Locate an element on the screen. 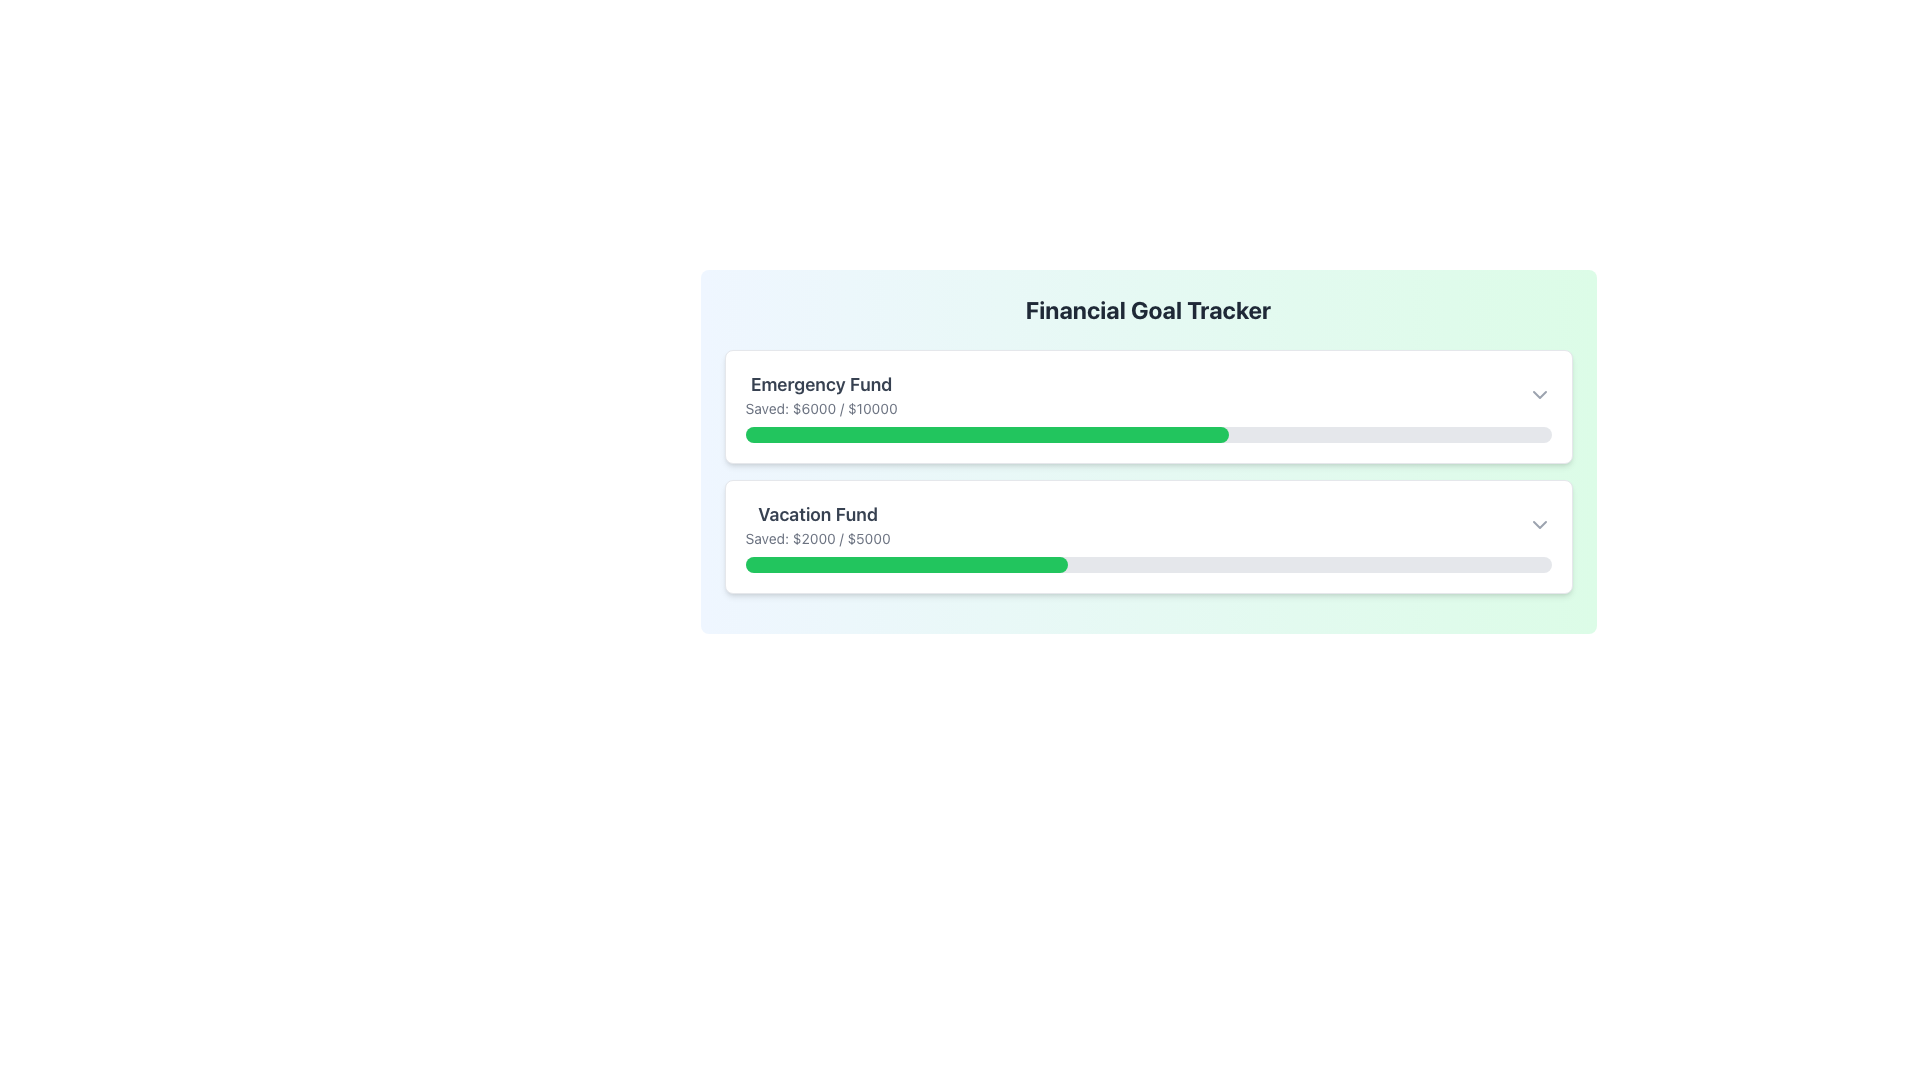 Image resolution: width=1920 pixels, height=1080 pixels. the displayed information of the financial goals progress component, which shows goal names, saved amounts, and progress bars is located at coordinates (1148, 451).